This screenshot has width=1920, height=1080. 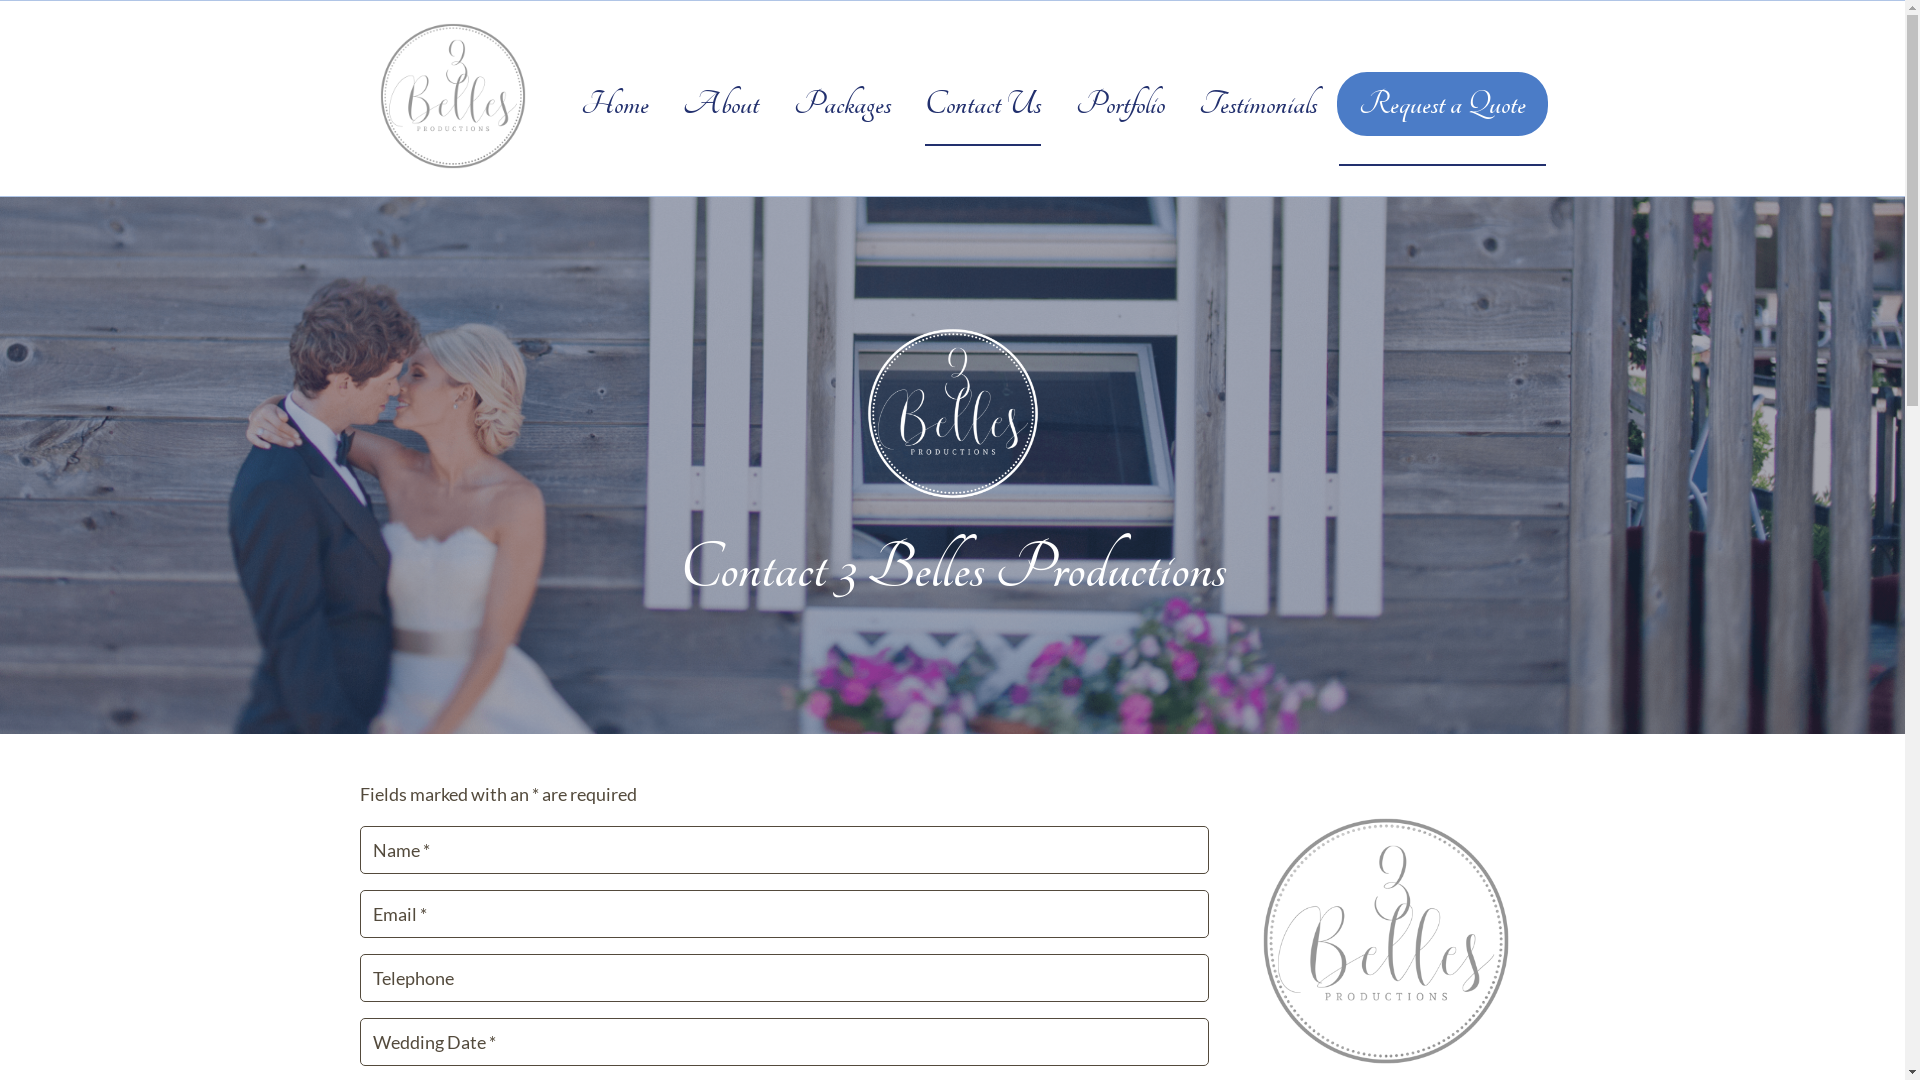 What do you see at coordinates (792, 104) in the screenshot?
I see `'Packages'` at bounding box center [792, 104].